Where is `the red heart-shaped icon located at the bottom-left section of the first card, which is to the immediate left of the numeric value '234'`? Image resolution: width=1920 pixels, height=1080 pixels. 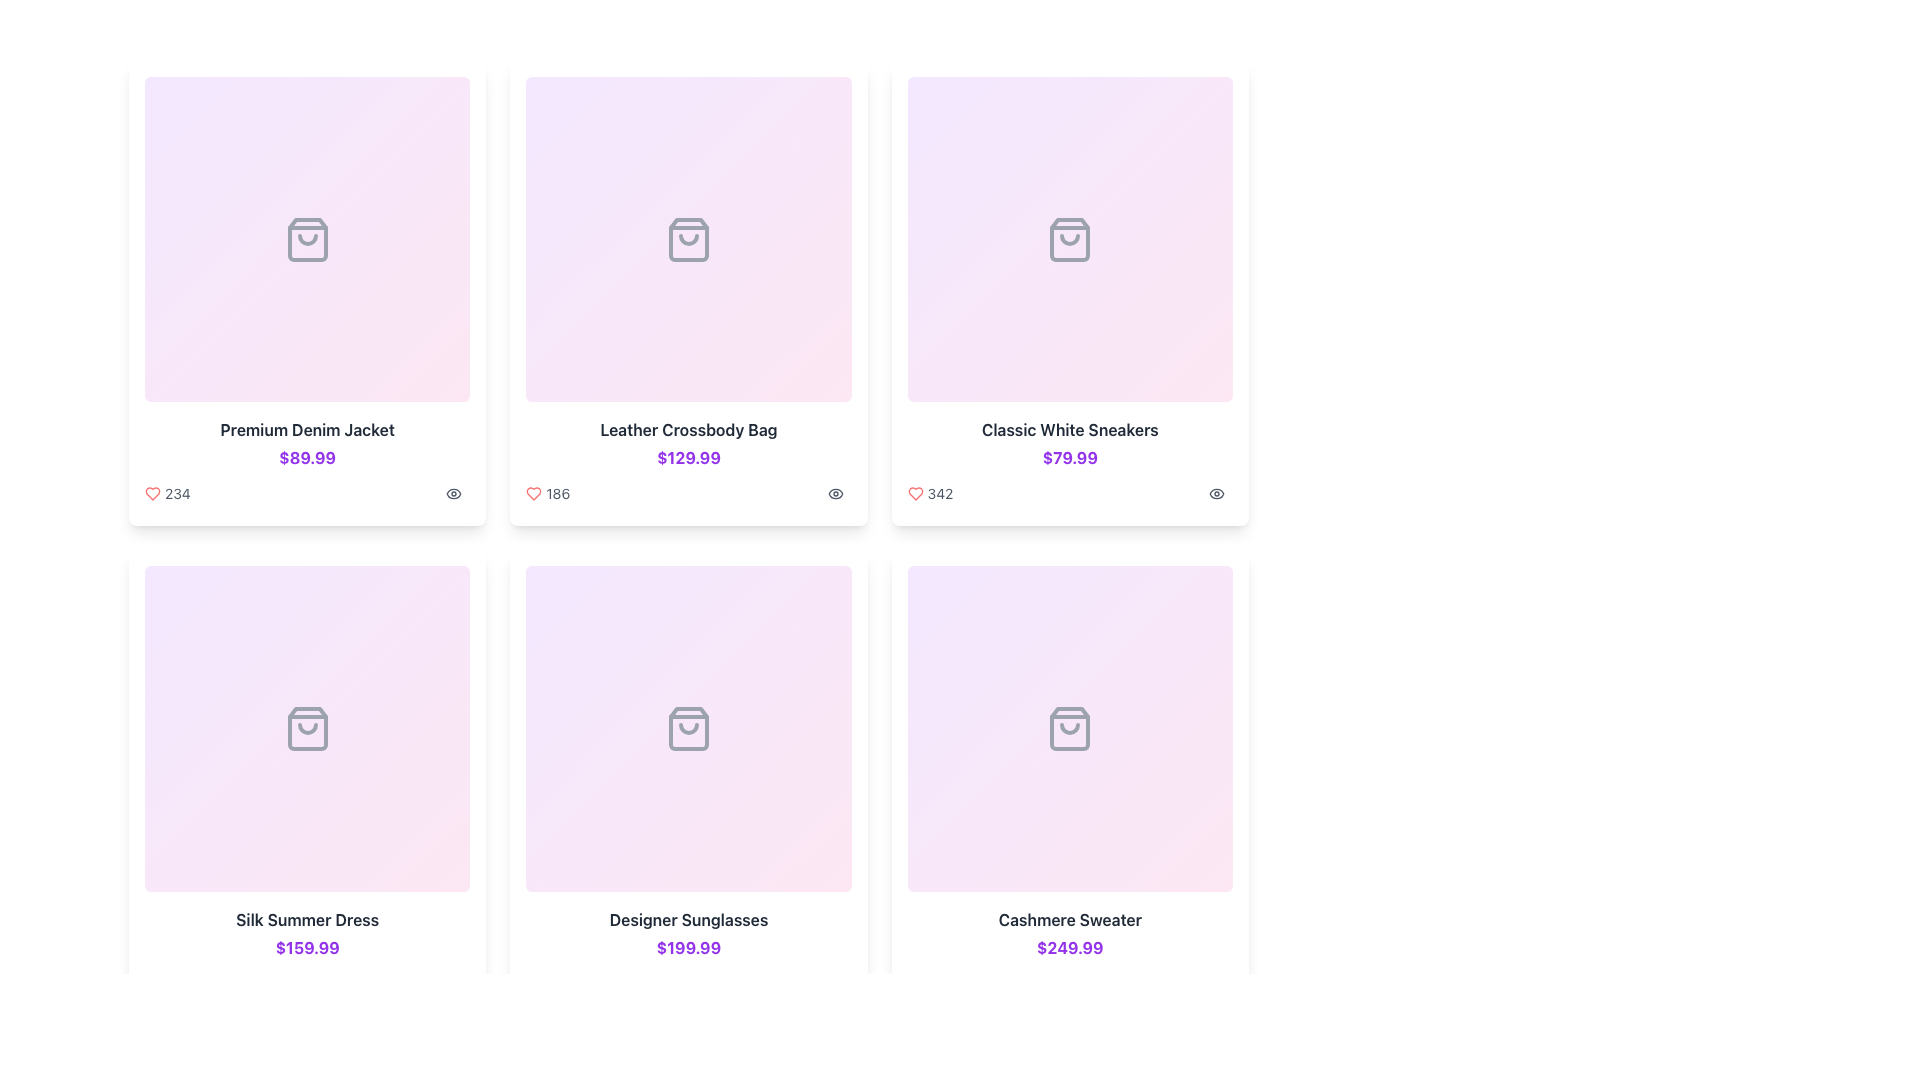 the red heart-shaped icon located at the bottom-left section of the first card, which is to the immediate left of the numeric value '234' is located at coordinates (152, 493).